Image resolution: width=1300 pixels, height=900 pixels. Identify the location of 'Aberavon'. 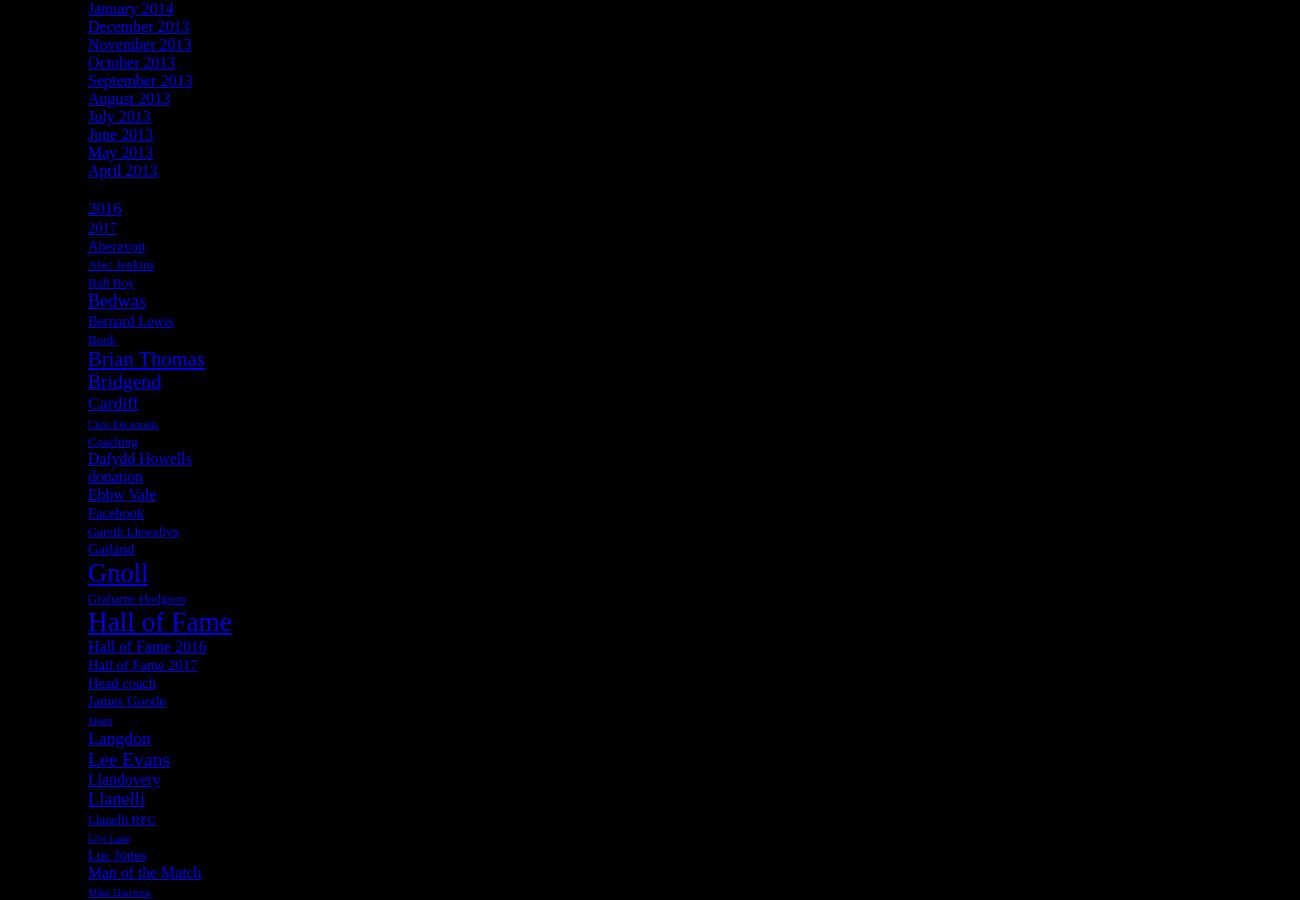
(115, 243).